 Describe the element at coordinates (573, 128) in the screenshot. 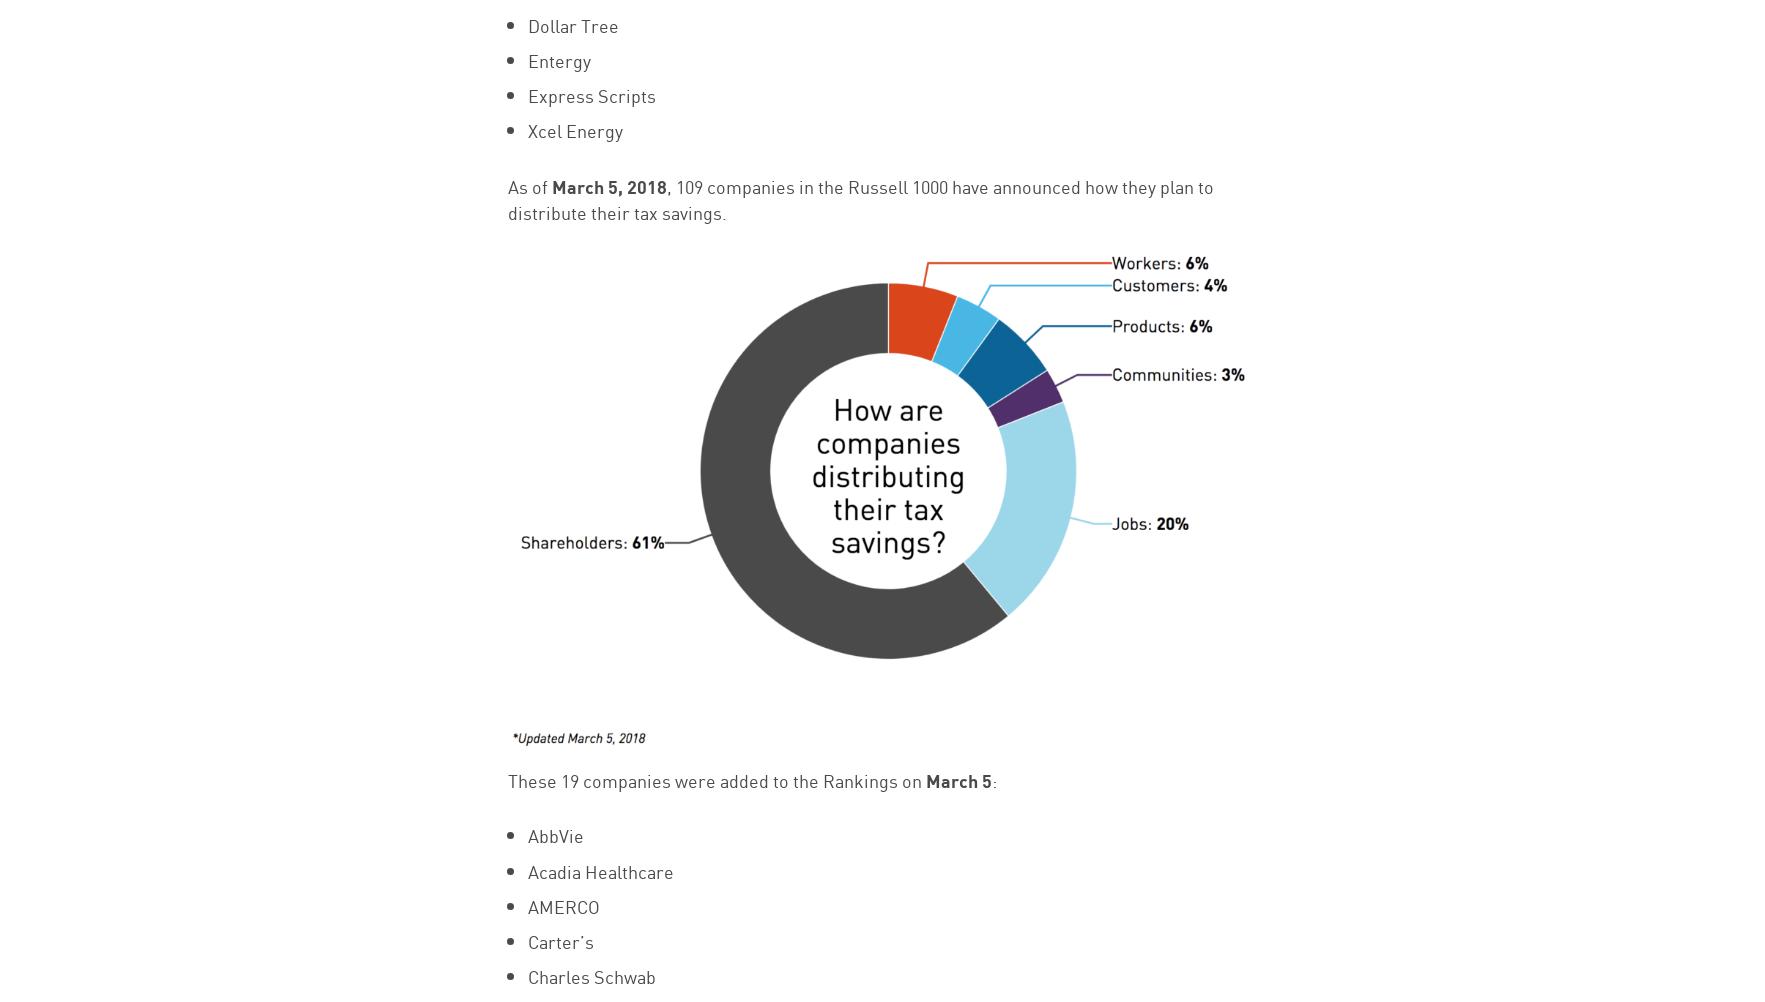

I see `'Xcel Energy'` at that location.